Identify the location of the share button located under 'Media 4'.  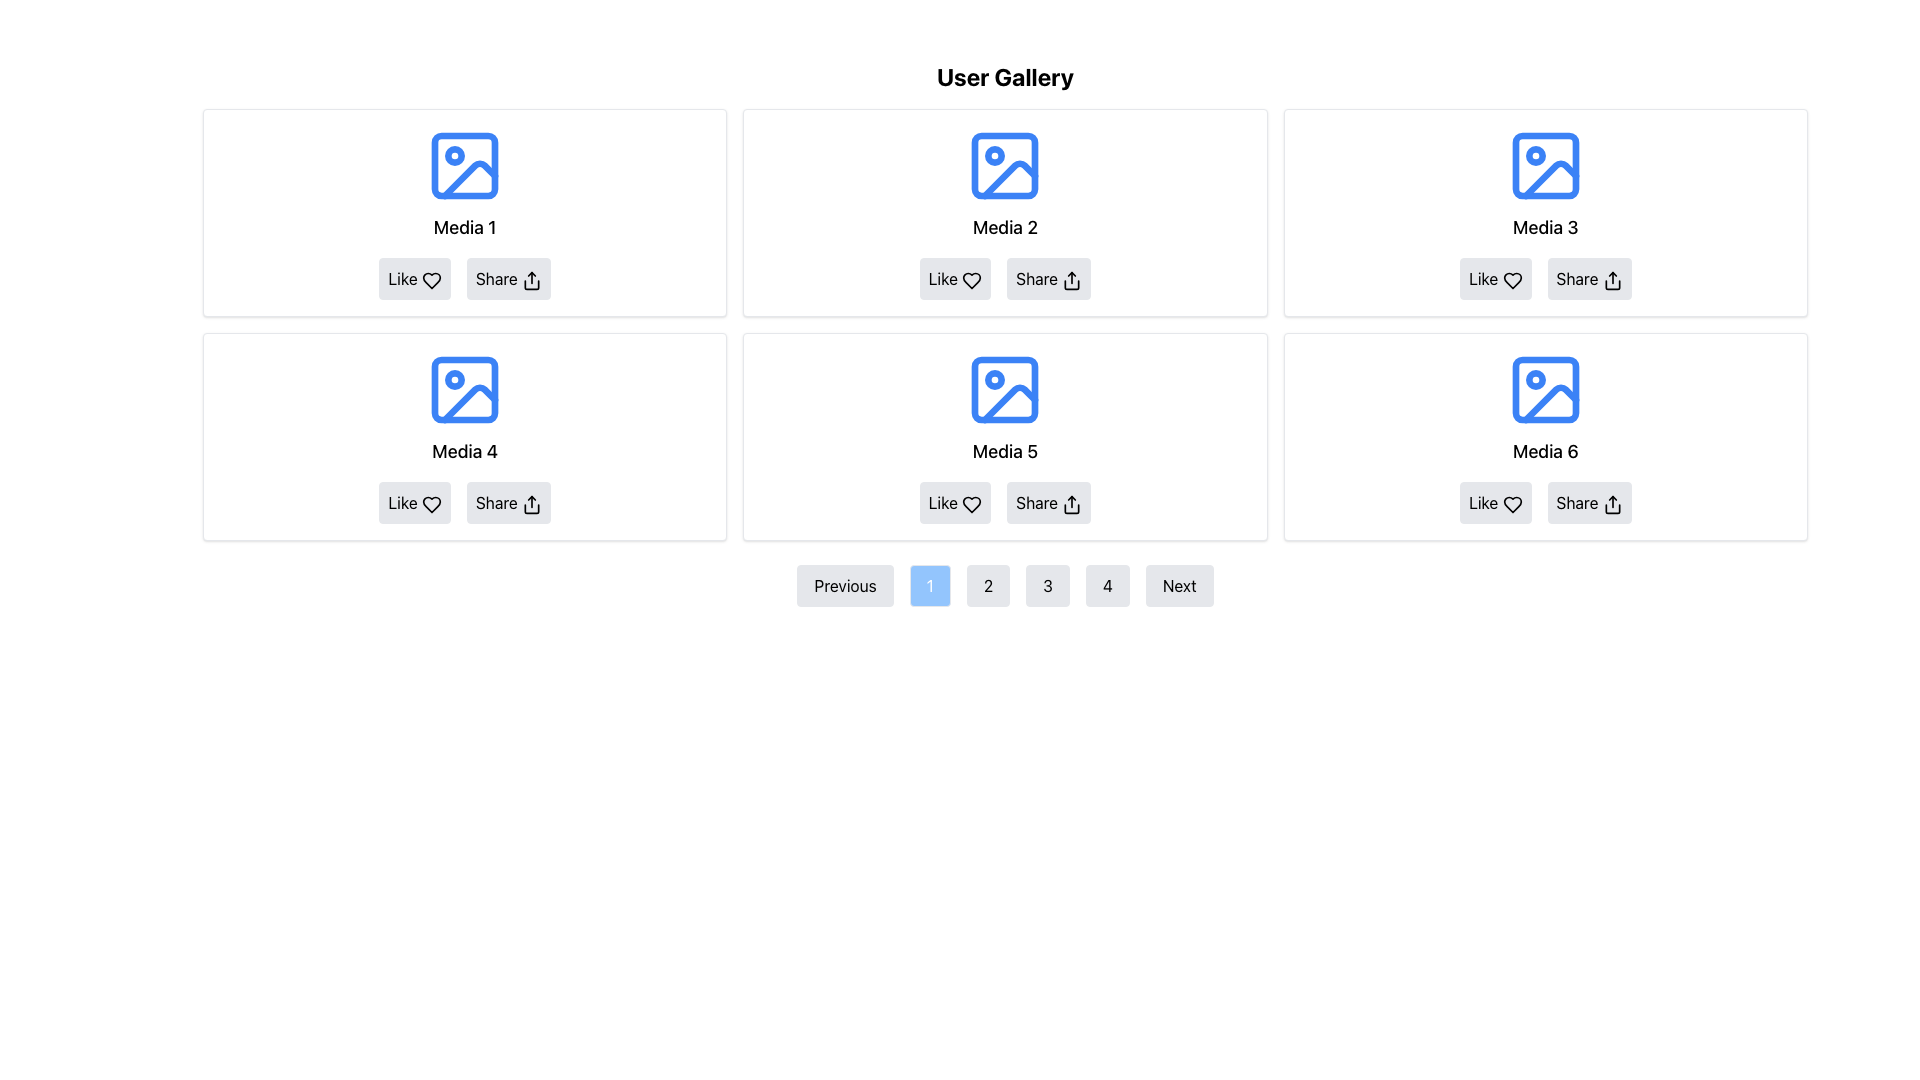
(508, 501).